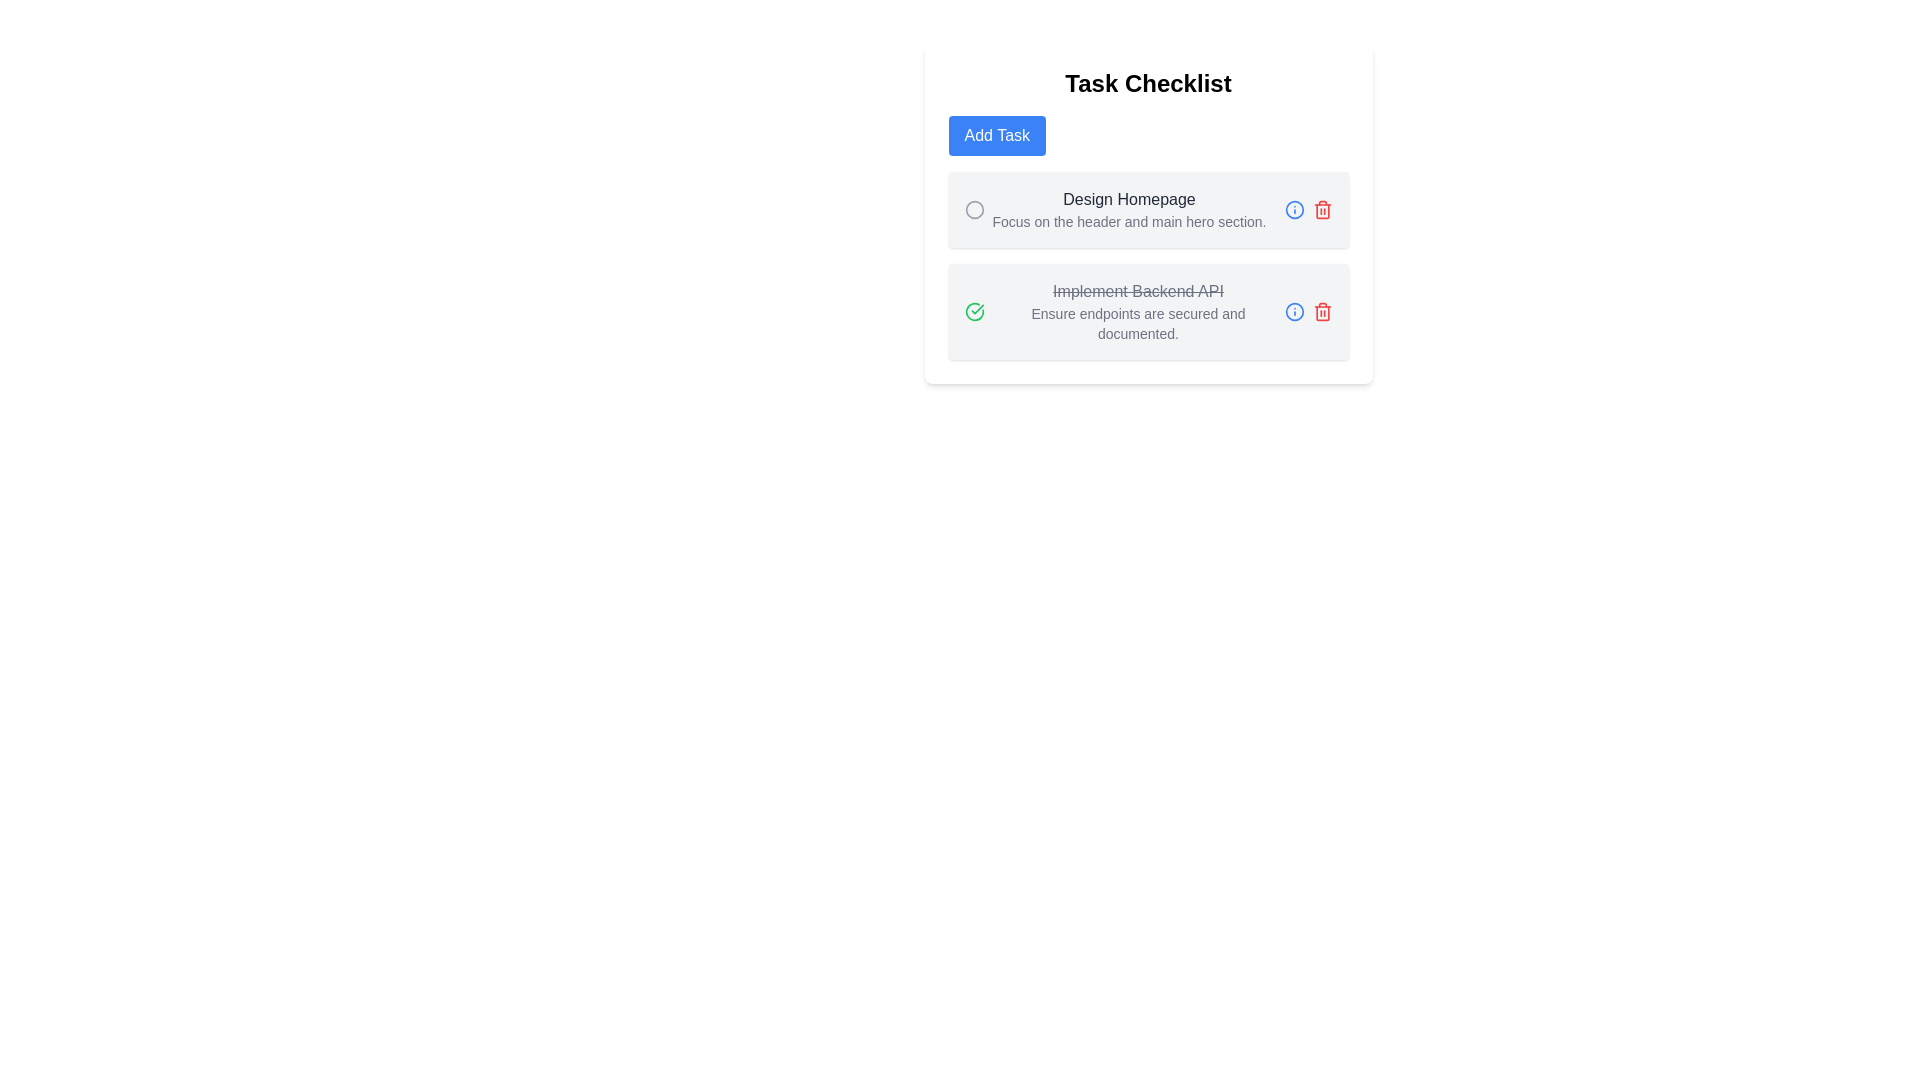 Image resolution: width=1920 pixels, height=1080 pixels. Describe the element at coordinates (997, 135) in the screenshot. I see `the 'Add Task' button located in the task management panel immediately below the 'Task Checklist' header` at that location.